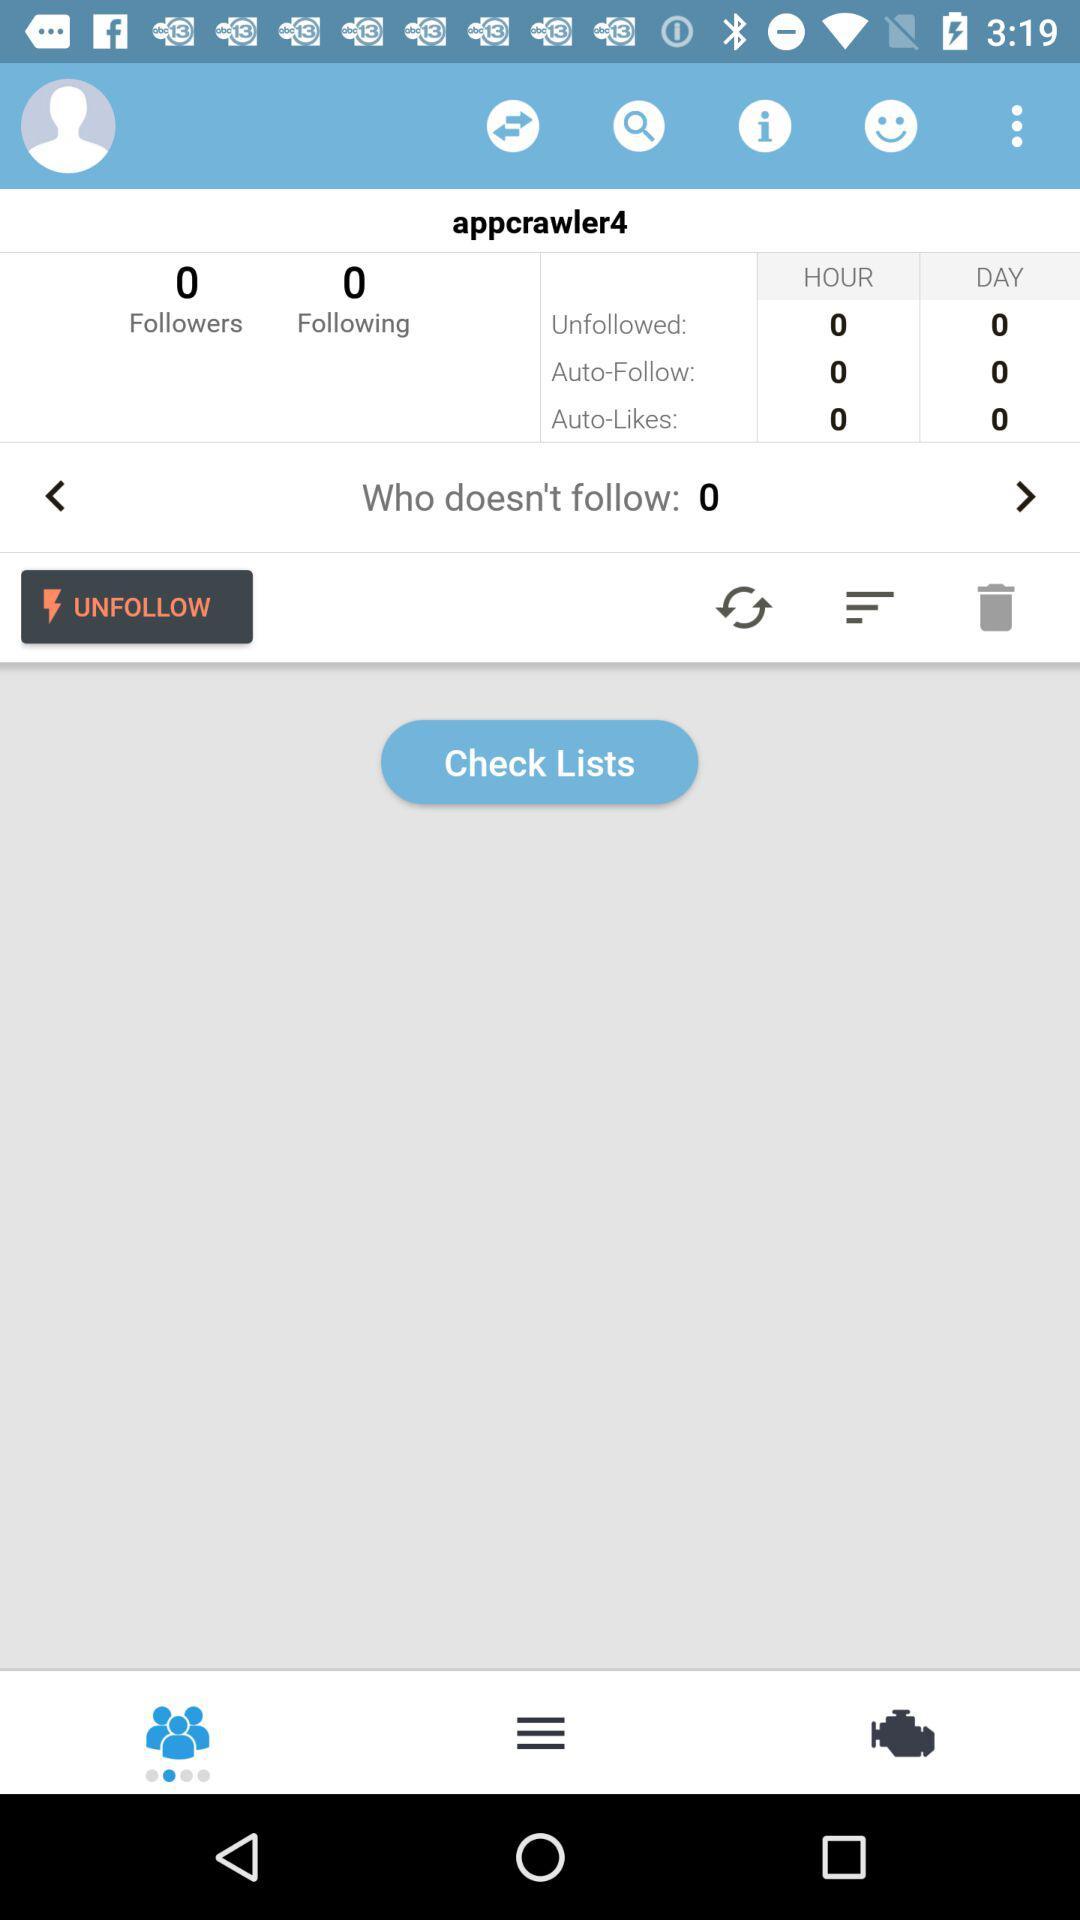  I want to click on user profile, so click(67, 124).